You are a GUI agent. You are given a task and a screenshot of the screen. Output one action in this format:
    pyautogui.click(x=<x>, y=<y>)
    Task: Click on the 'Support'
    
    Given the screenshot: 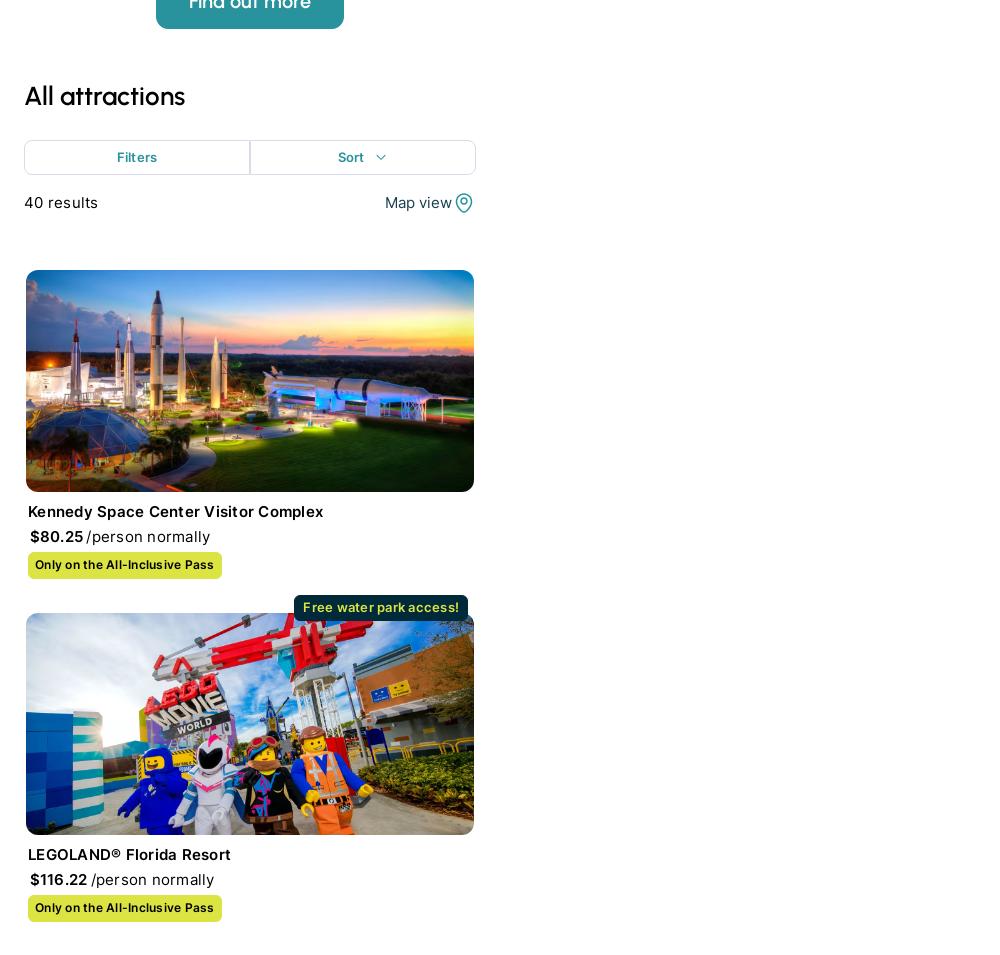 What is the action you would take?
    pyautogui.click(x=57, y=718)
    